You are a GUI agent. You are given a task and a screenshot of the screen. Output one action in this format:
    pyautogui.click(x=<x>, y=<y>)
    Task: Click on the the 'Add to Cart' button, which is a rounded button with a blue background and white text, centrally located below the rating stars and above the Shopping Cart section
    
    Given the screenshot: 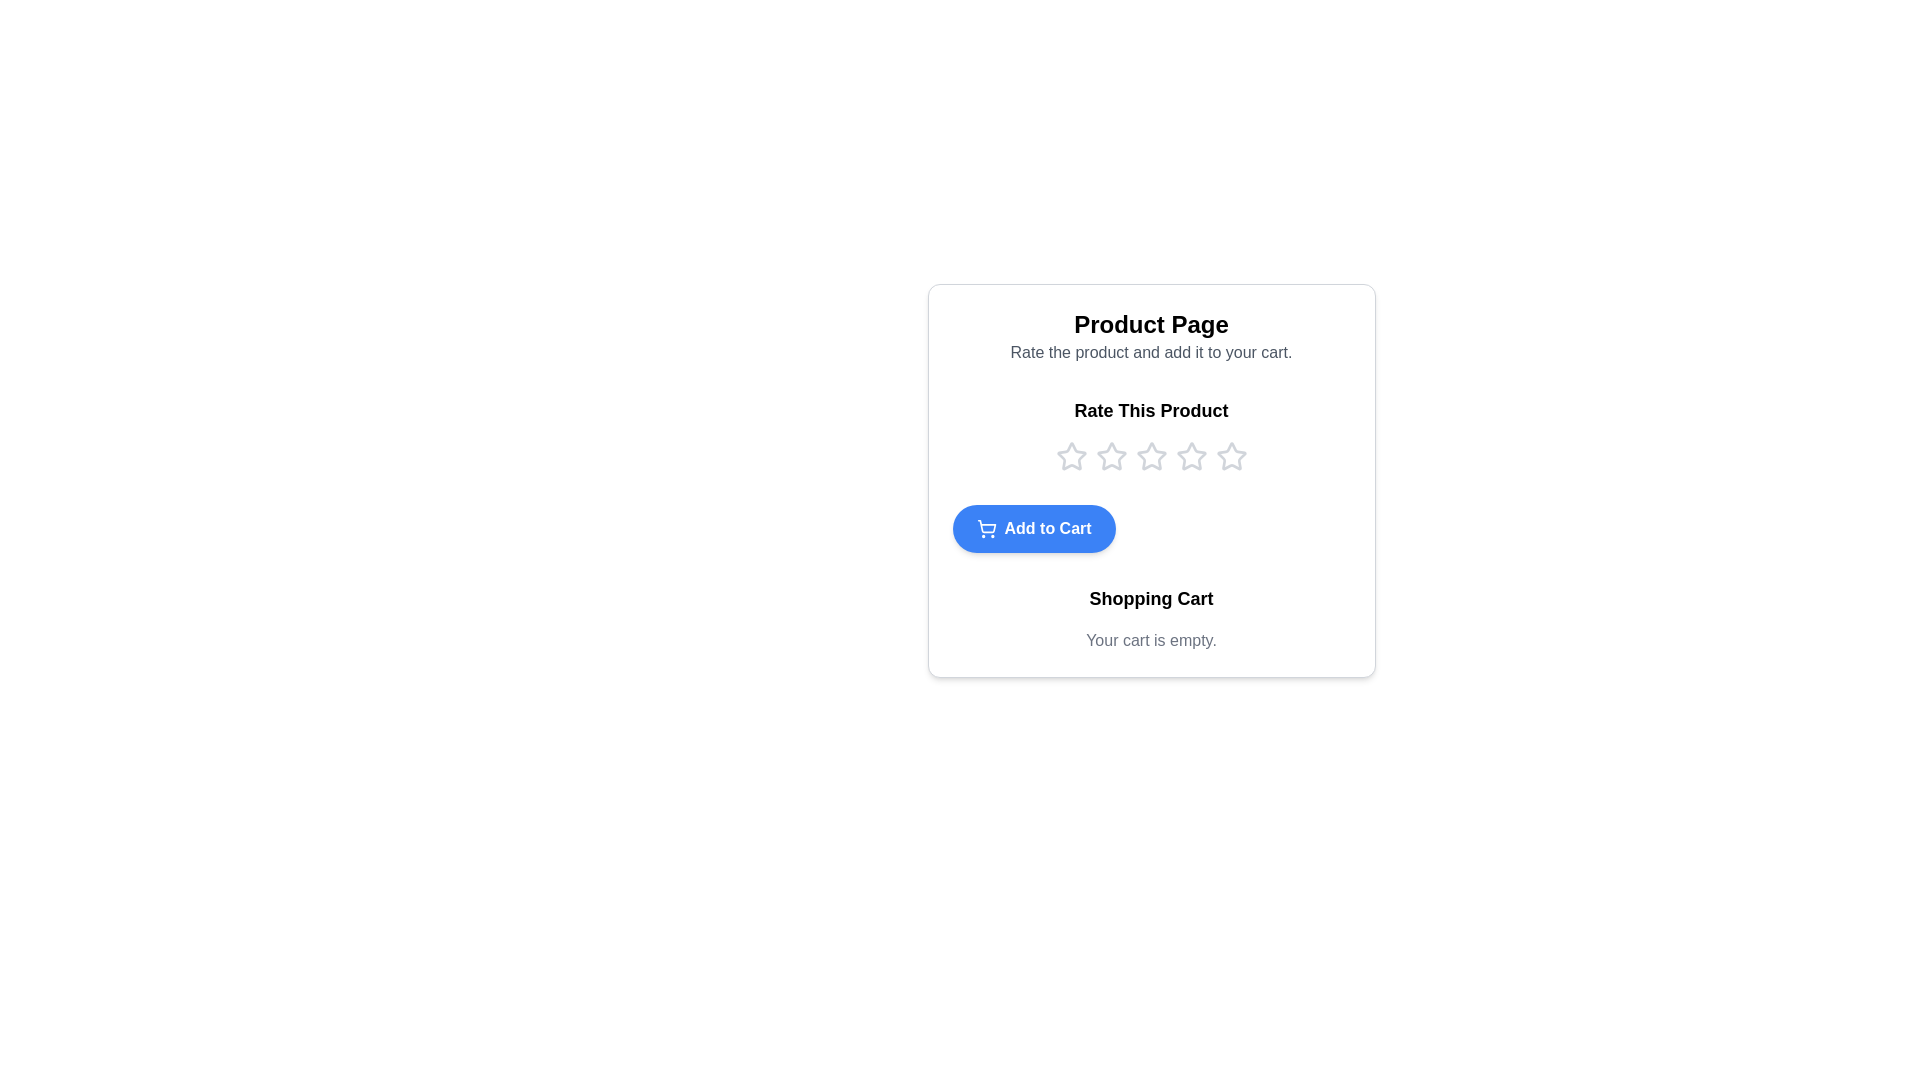 What is the action you would take?
    pyautogui.click(x=1034, y=527)
    